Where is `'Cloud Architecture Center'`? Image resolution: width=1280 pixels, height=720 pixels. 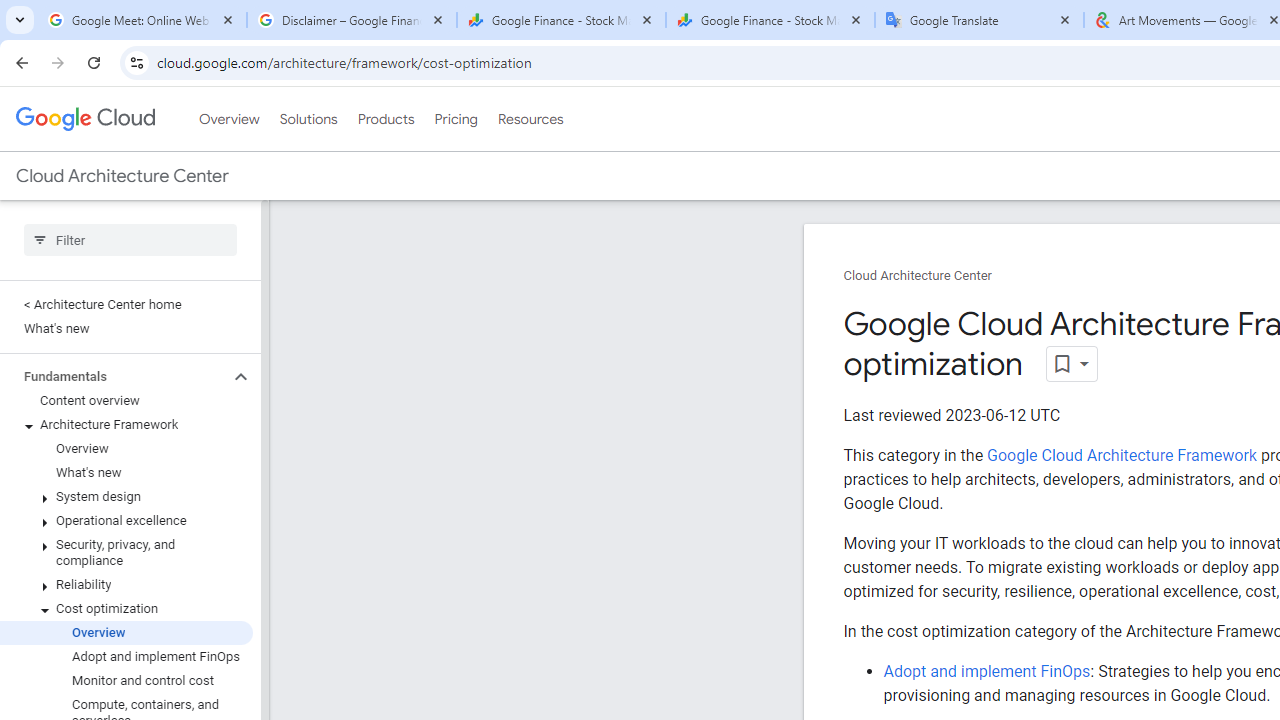
'Cloud Architecture Center' is located at coordinates (916, 276).